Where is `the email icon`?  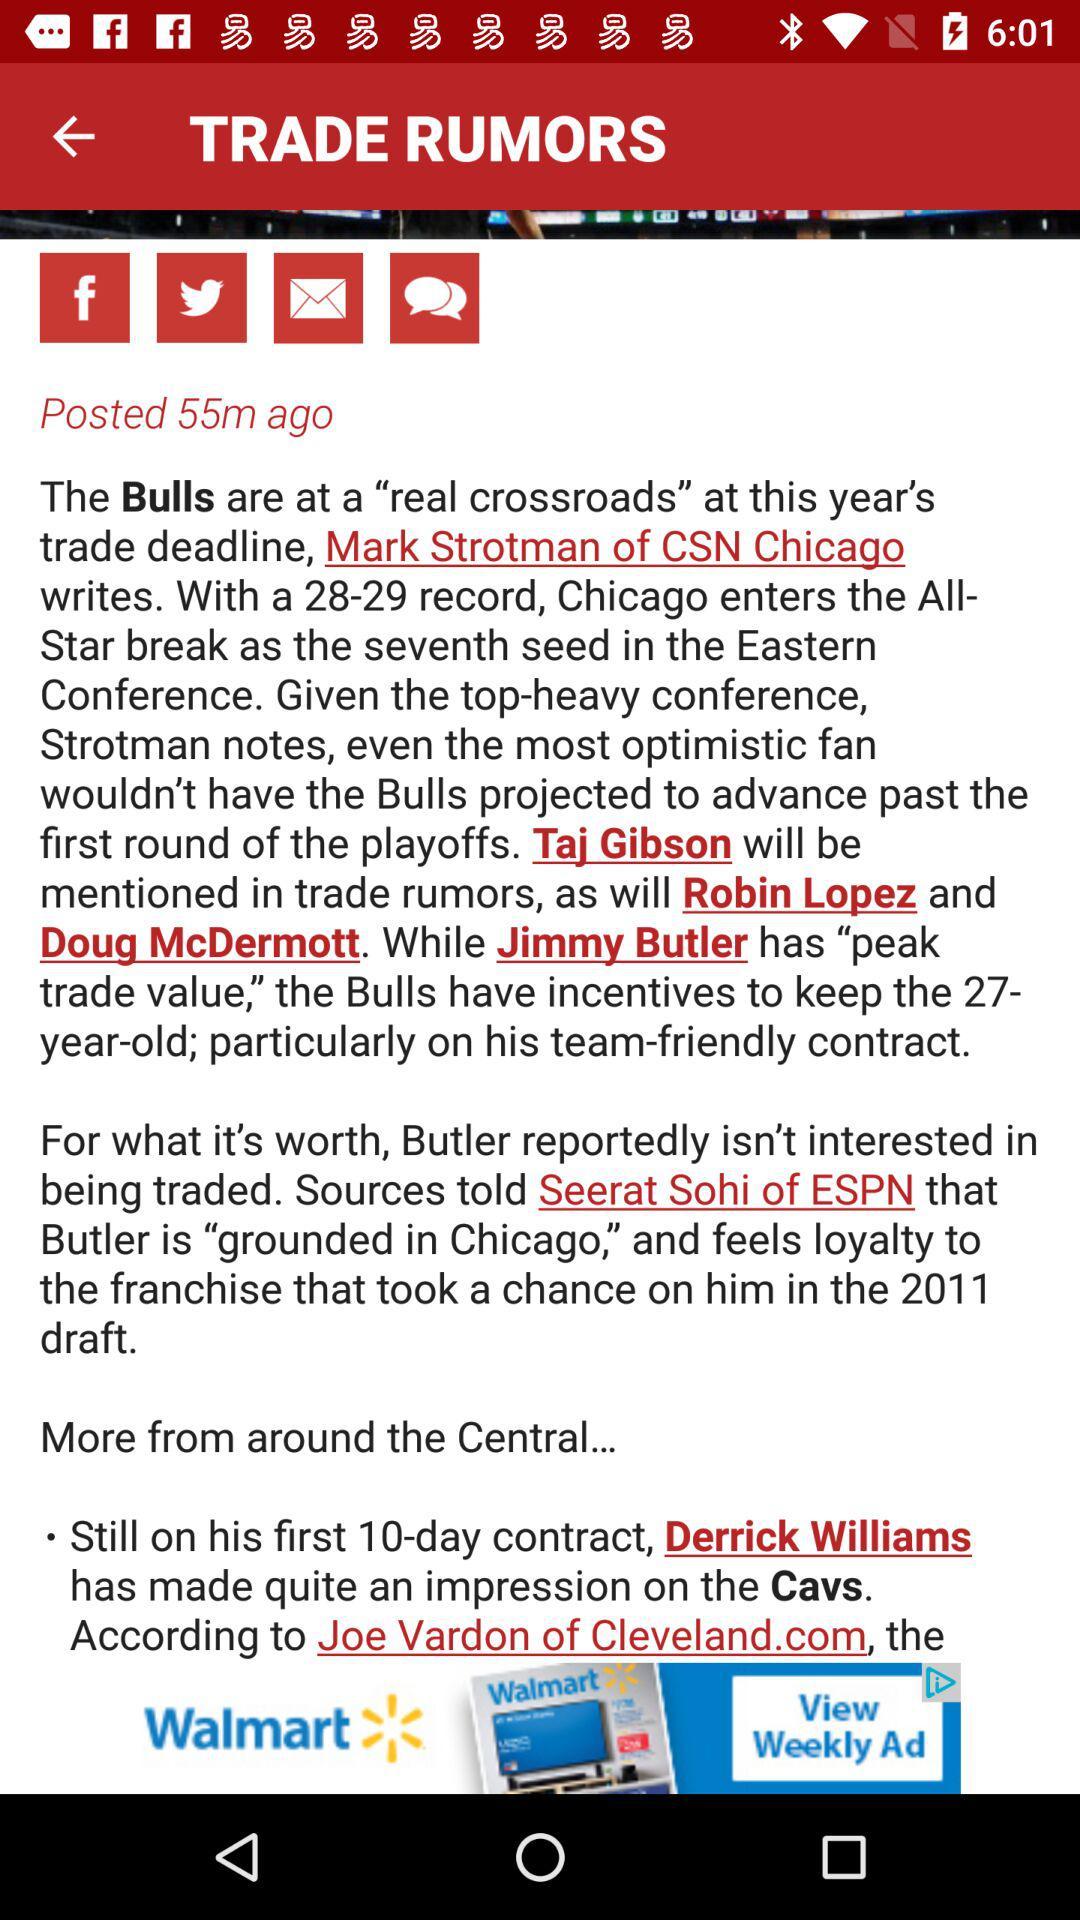 the email icon is located at coordinates (317, 297).